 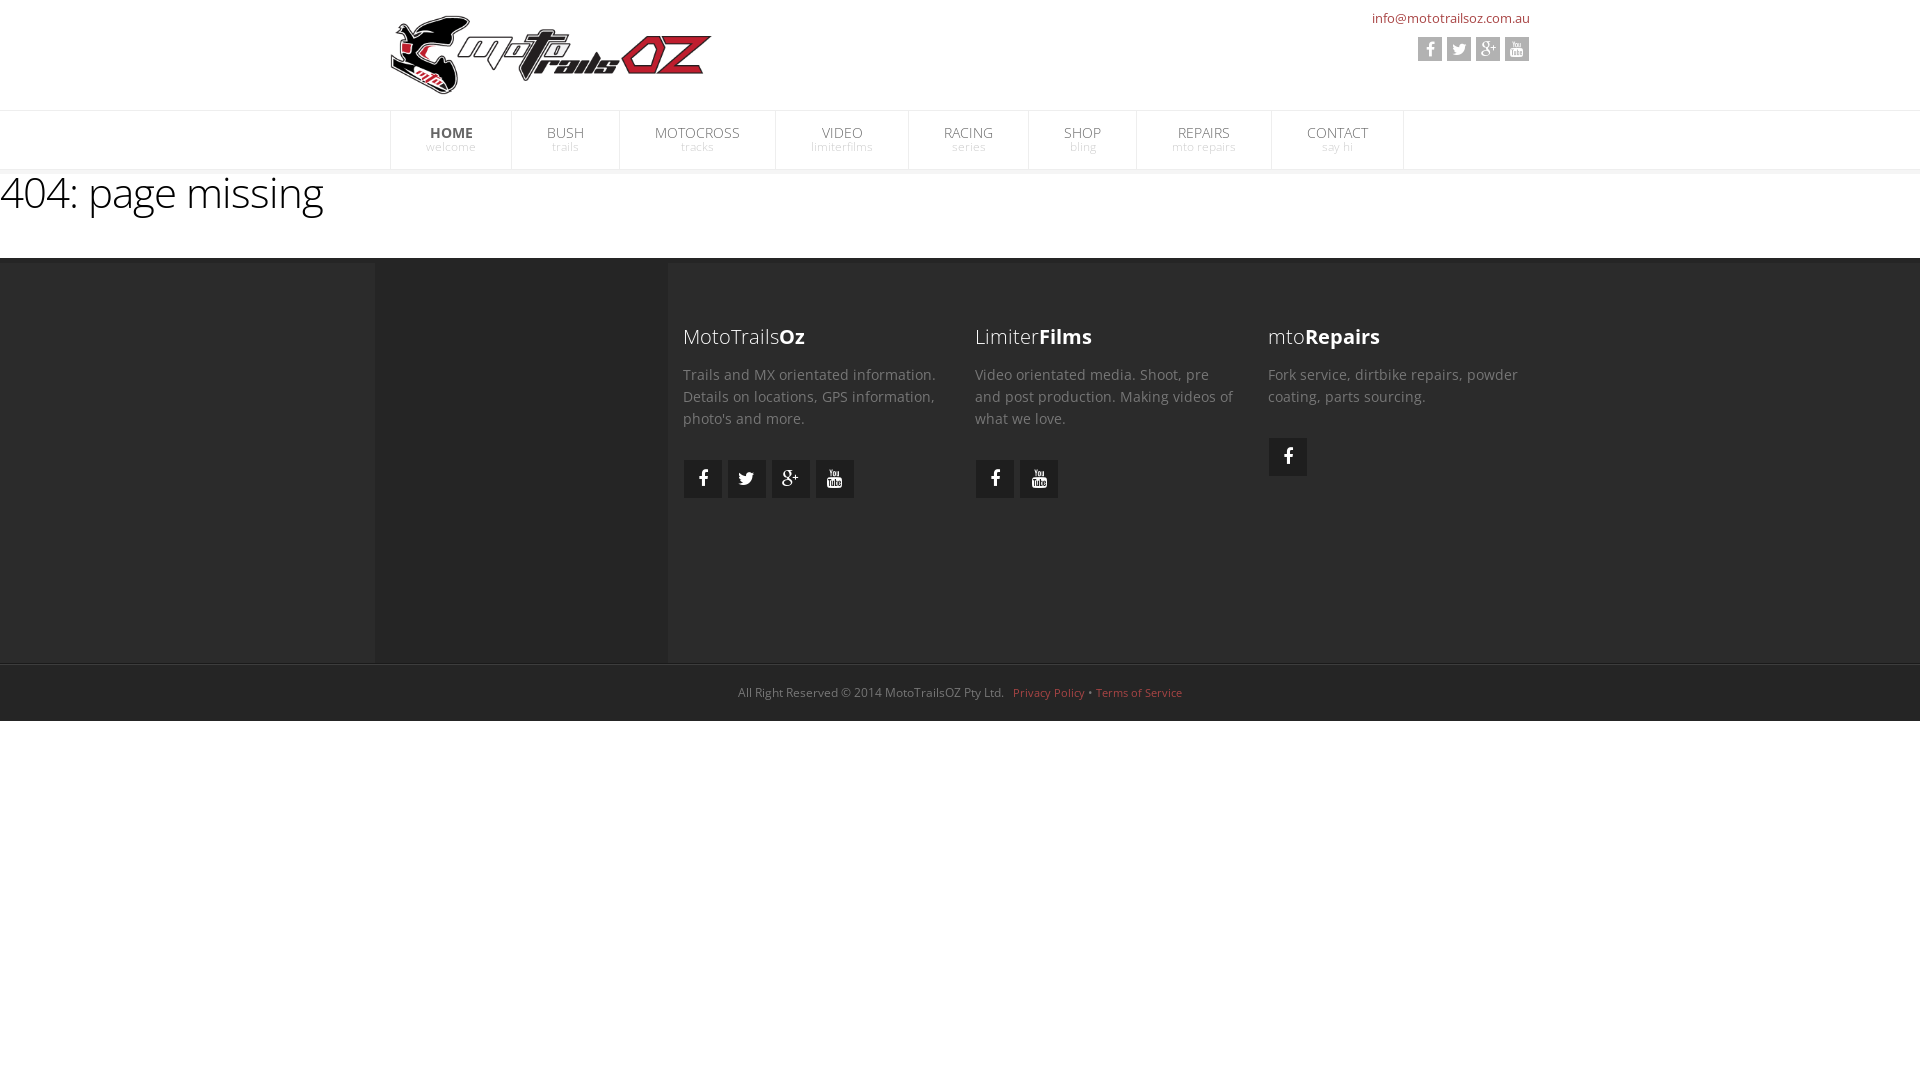 I want to click on 'info@mototrailsoz.com.au', so click(x=1450, y=18).